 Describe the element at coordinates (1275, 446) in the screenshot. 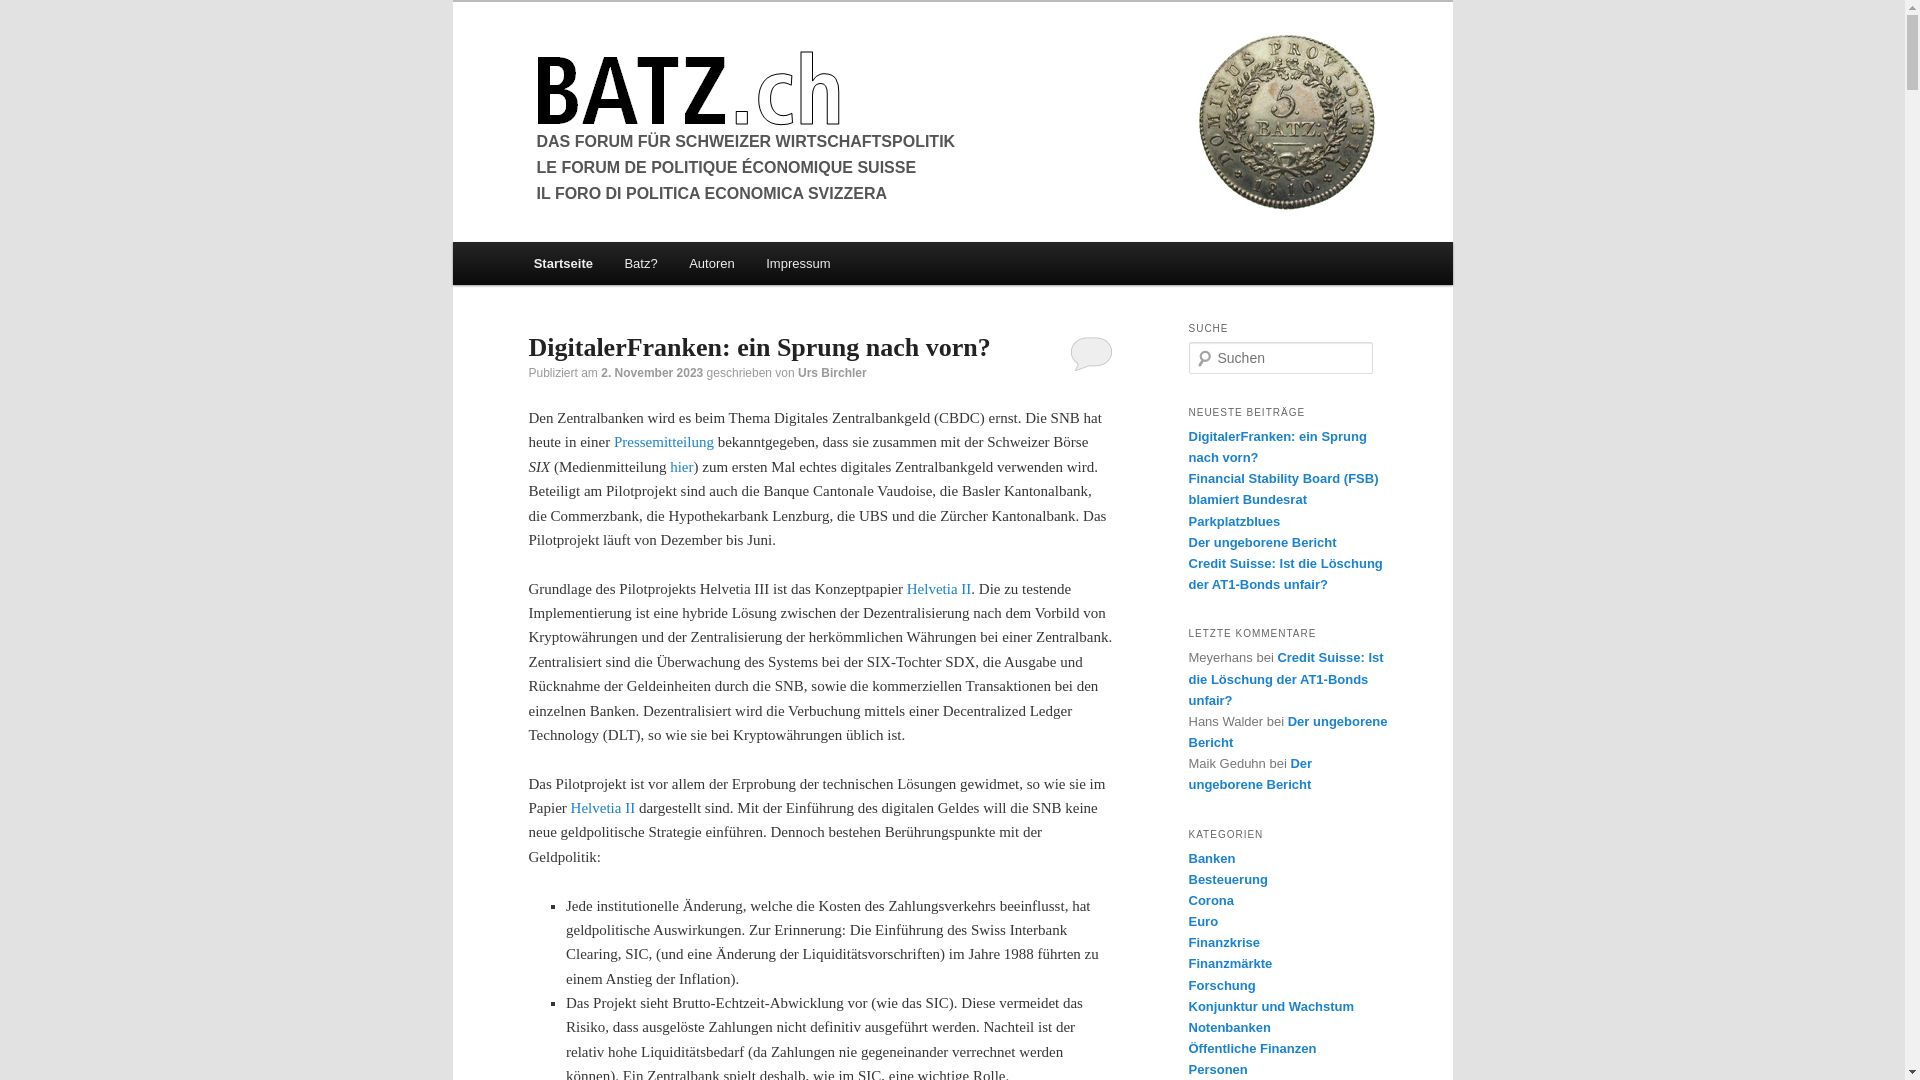

I see `'DigitalerFranken: ein Sprung nach vorn?'` at that location.